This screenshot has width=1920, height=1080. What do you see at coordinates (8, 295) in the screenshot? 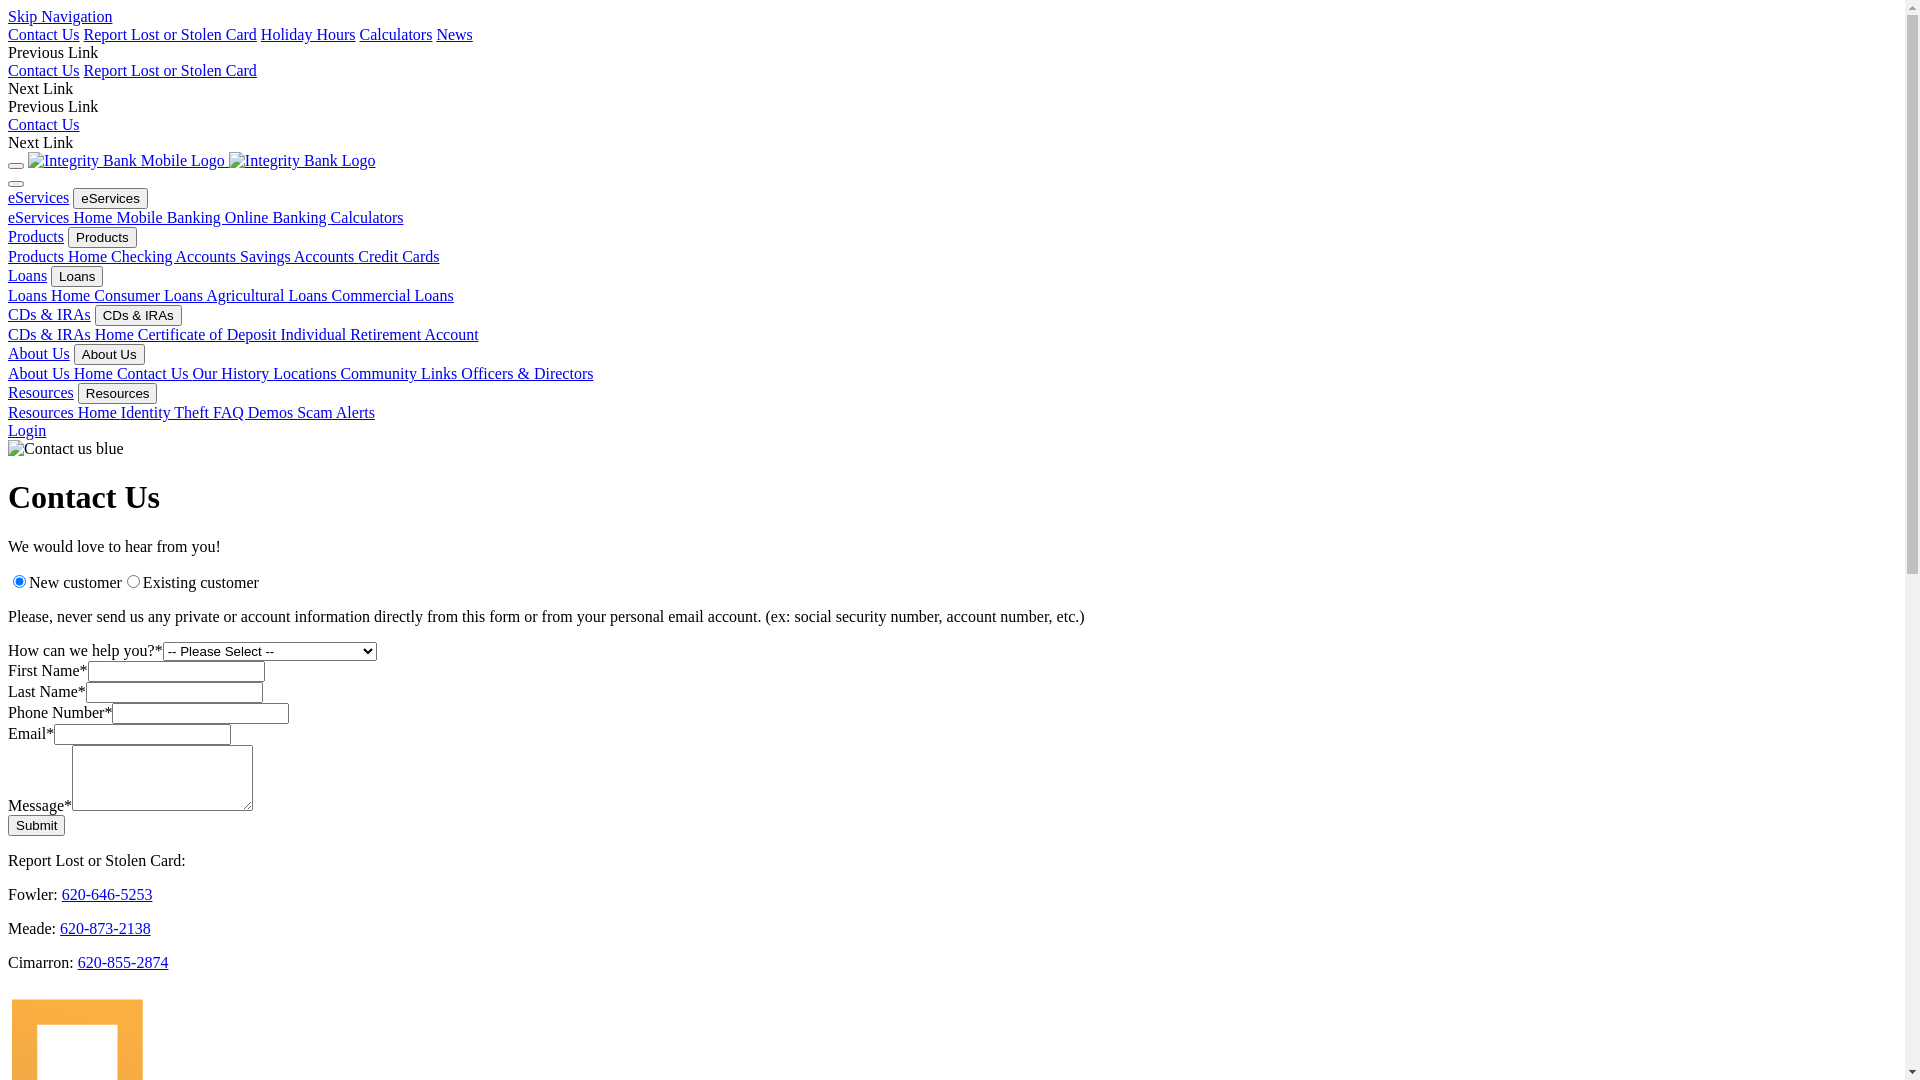
I see `'Loans Home'` at bounding box center [8, 295].